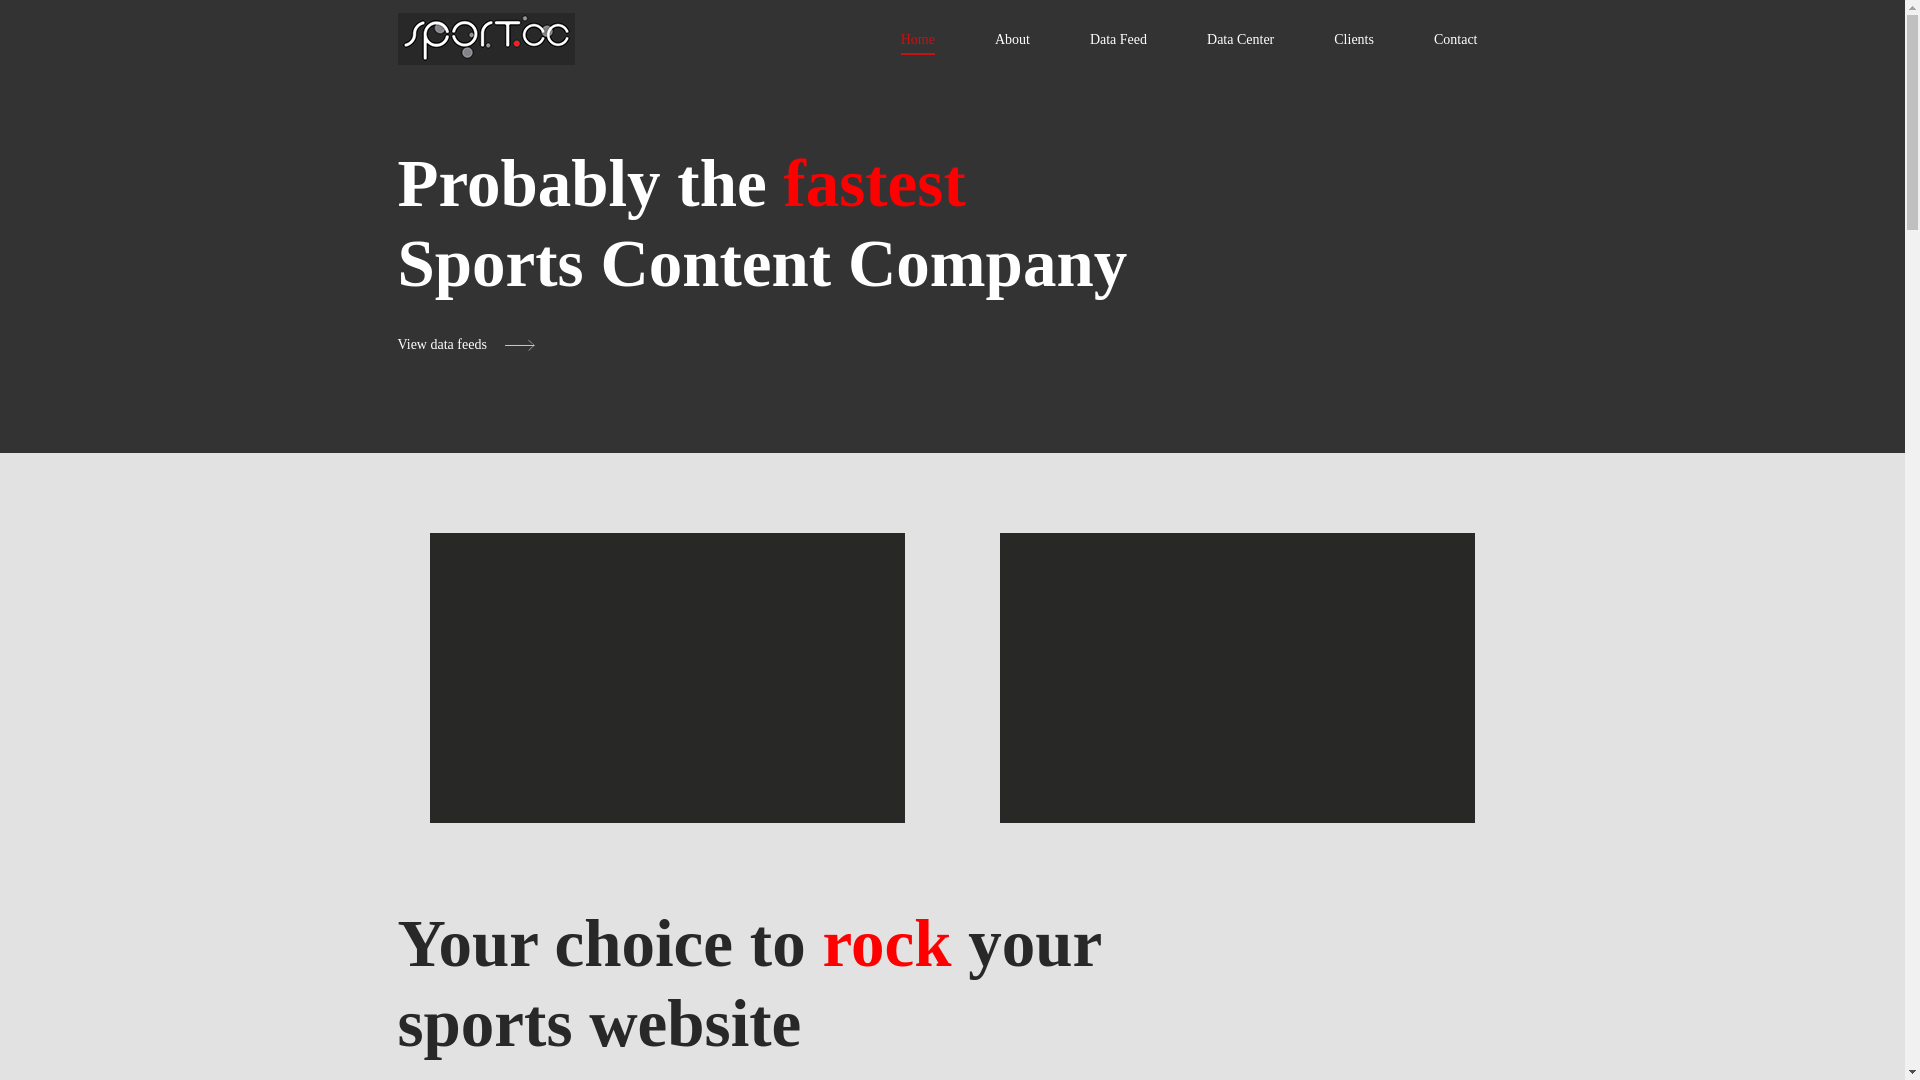 This screenshot has width=1920, height=1080. What do you see at coordinates (900, 39) in the screenshot?
I see `'Home'` at bounding box center [900, 39].